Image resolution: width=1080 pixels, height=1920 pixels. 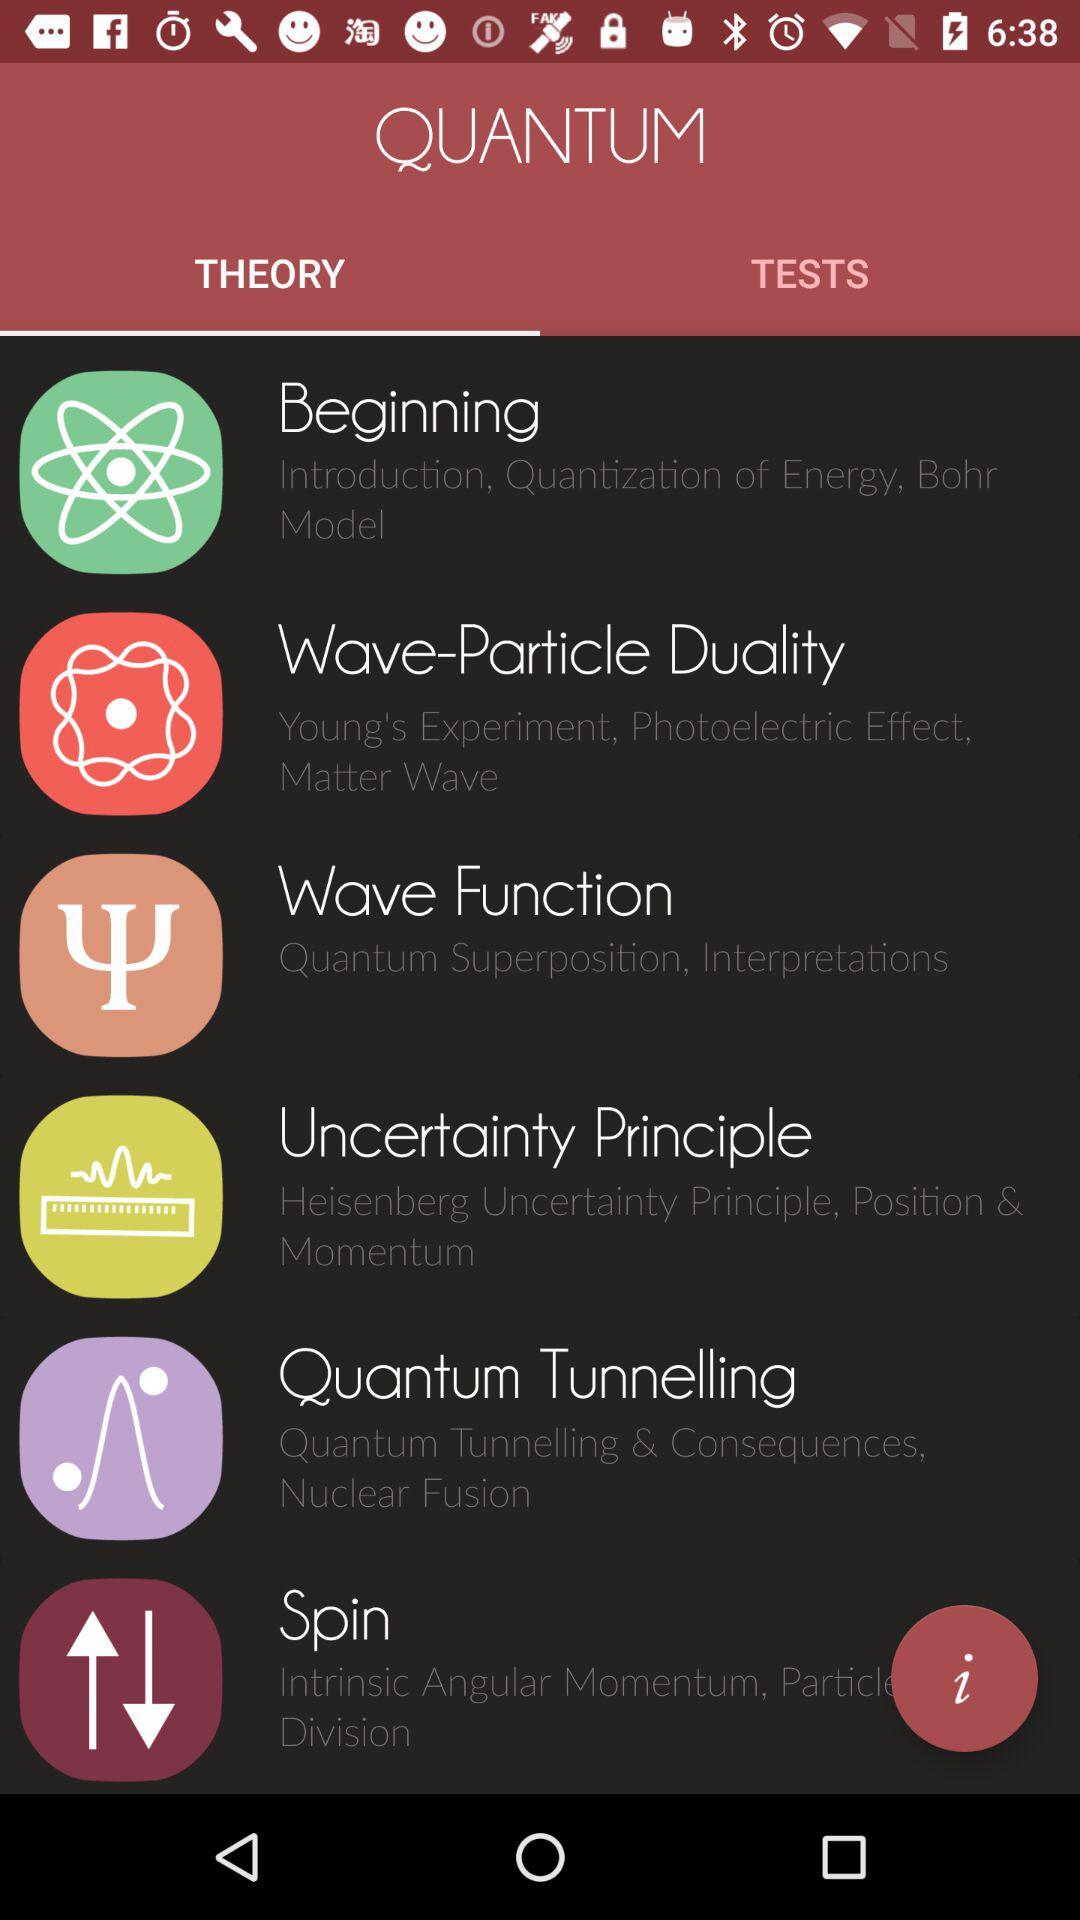 I want to click on open information, so click(x=963, y=1678).